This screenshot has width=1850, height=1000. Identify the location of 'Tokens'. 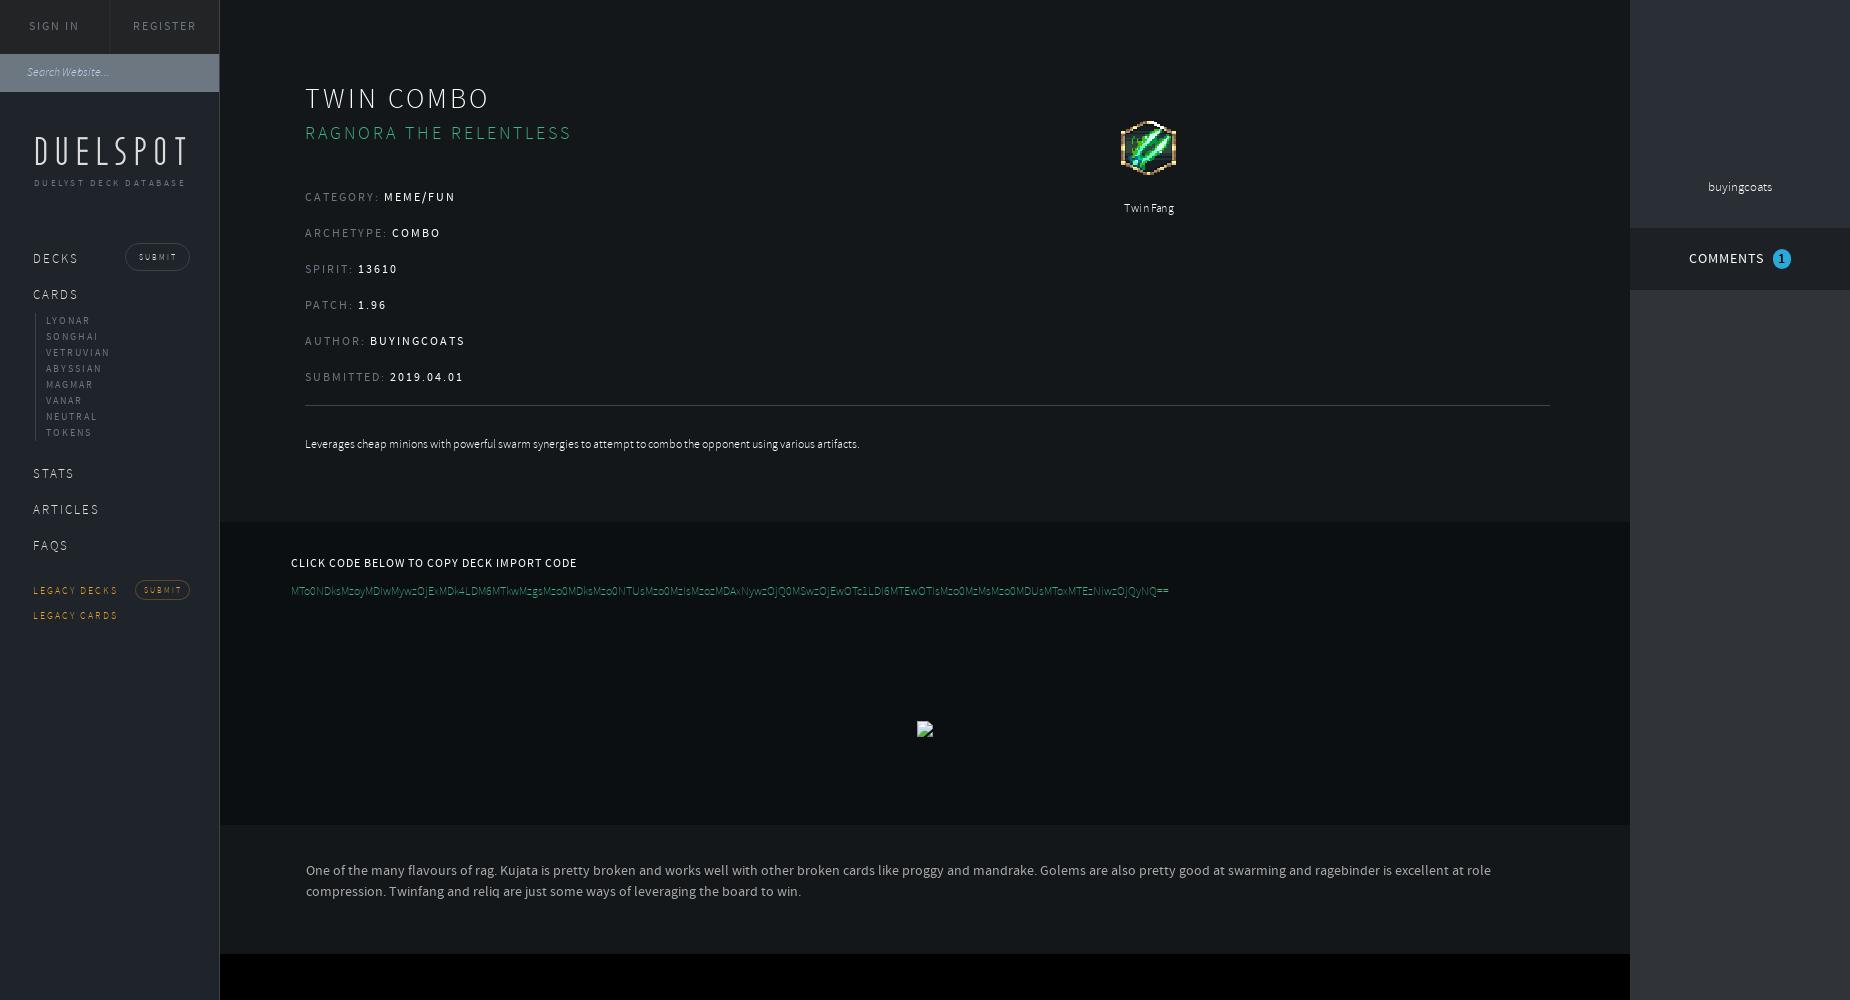
(68, 432).